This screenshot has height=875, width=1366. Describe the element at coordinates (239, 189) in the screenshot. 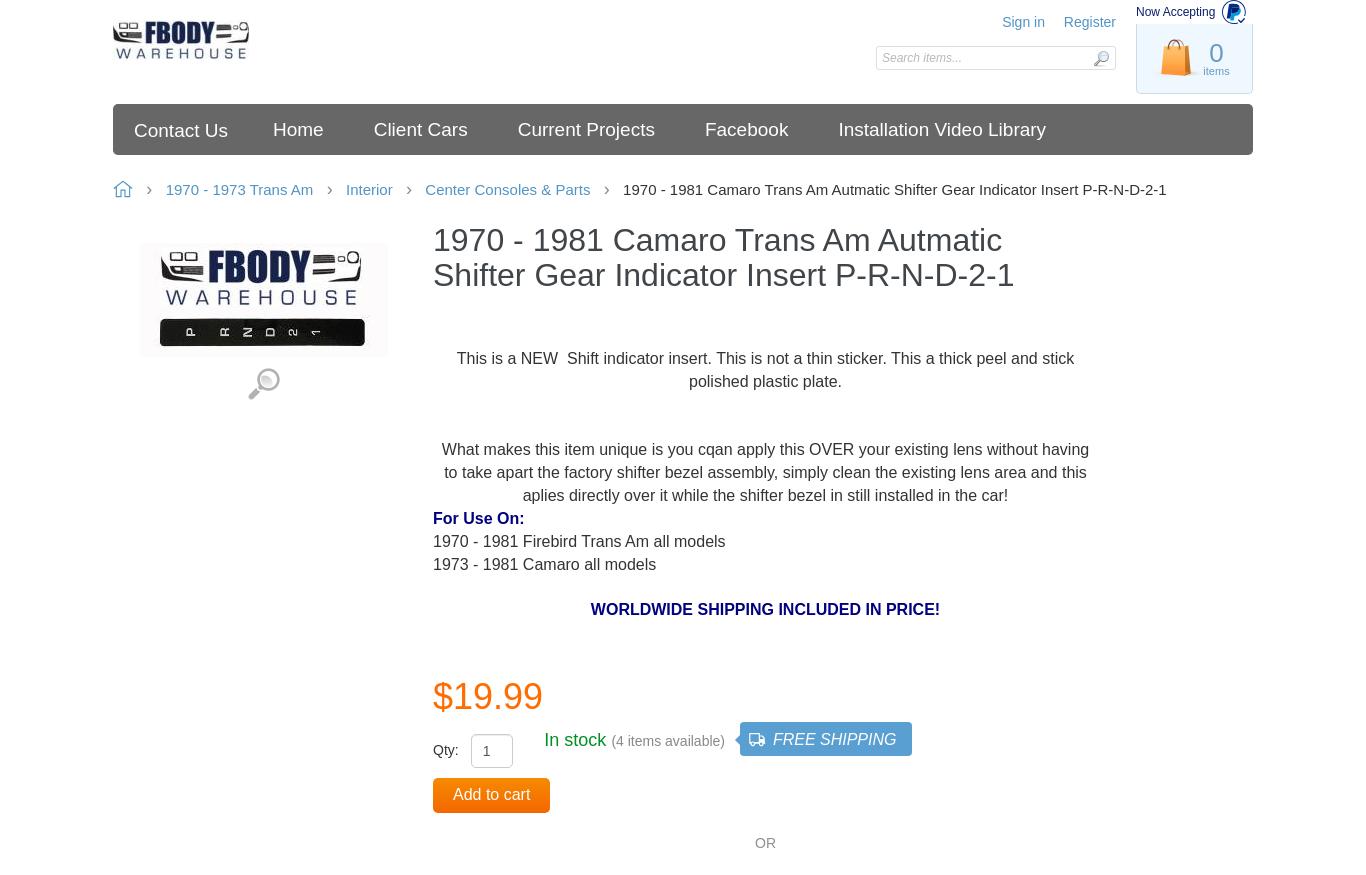

I see `'1970 - 1973 Trans Am'` at that location.